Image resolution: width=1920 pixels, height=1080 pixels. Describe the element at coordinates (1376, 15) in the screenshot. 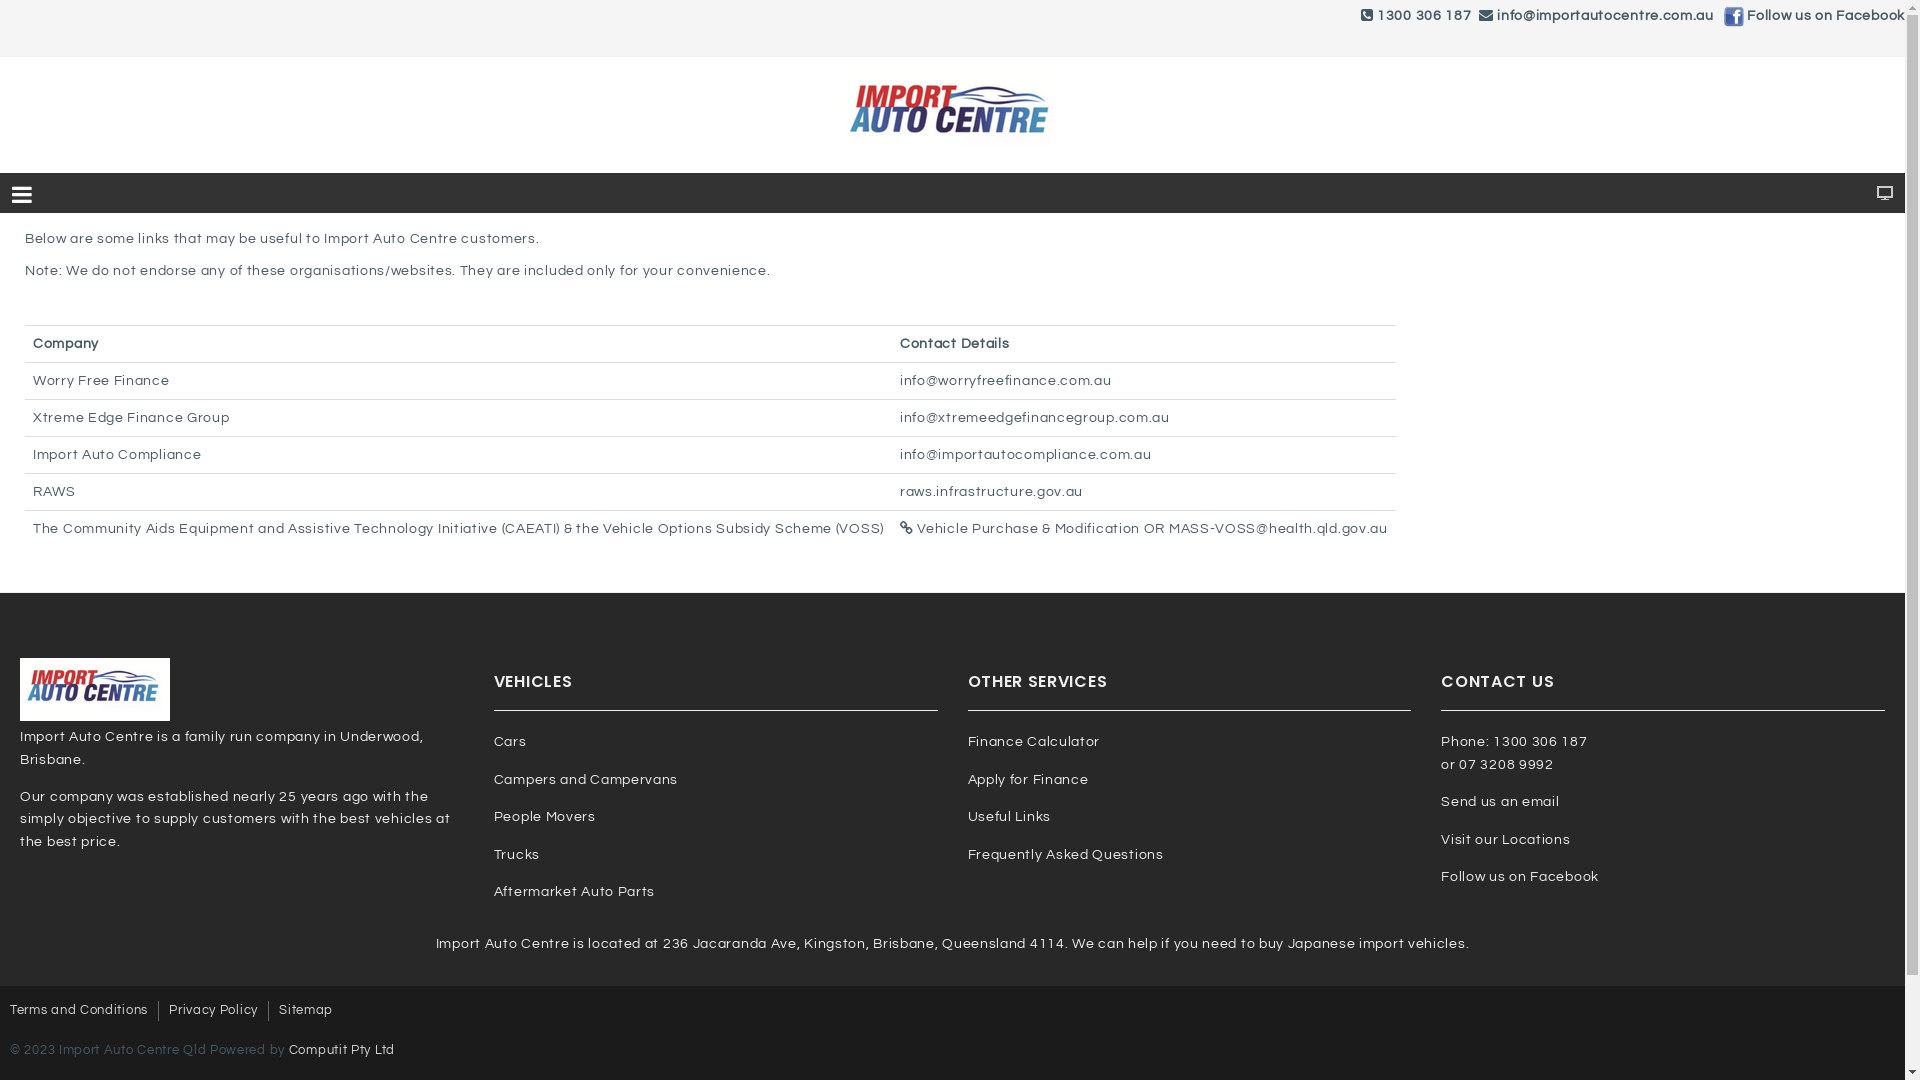

I see `'1300 306 187'` at that location.